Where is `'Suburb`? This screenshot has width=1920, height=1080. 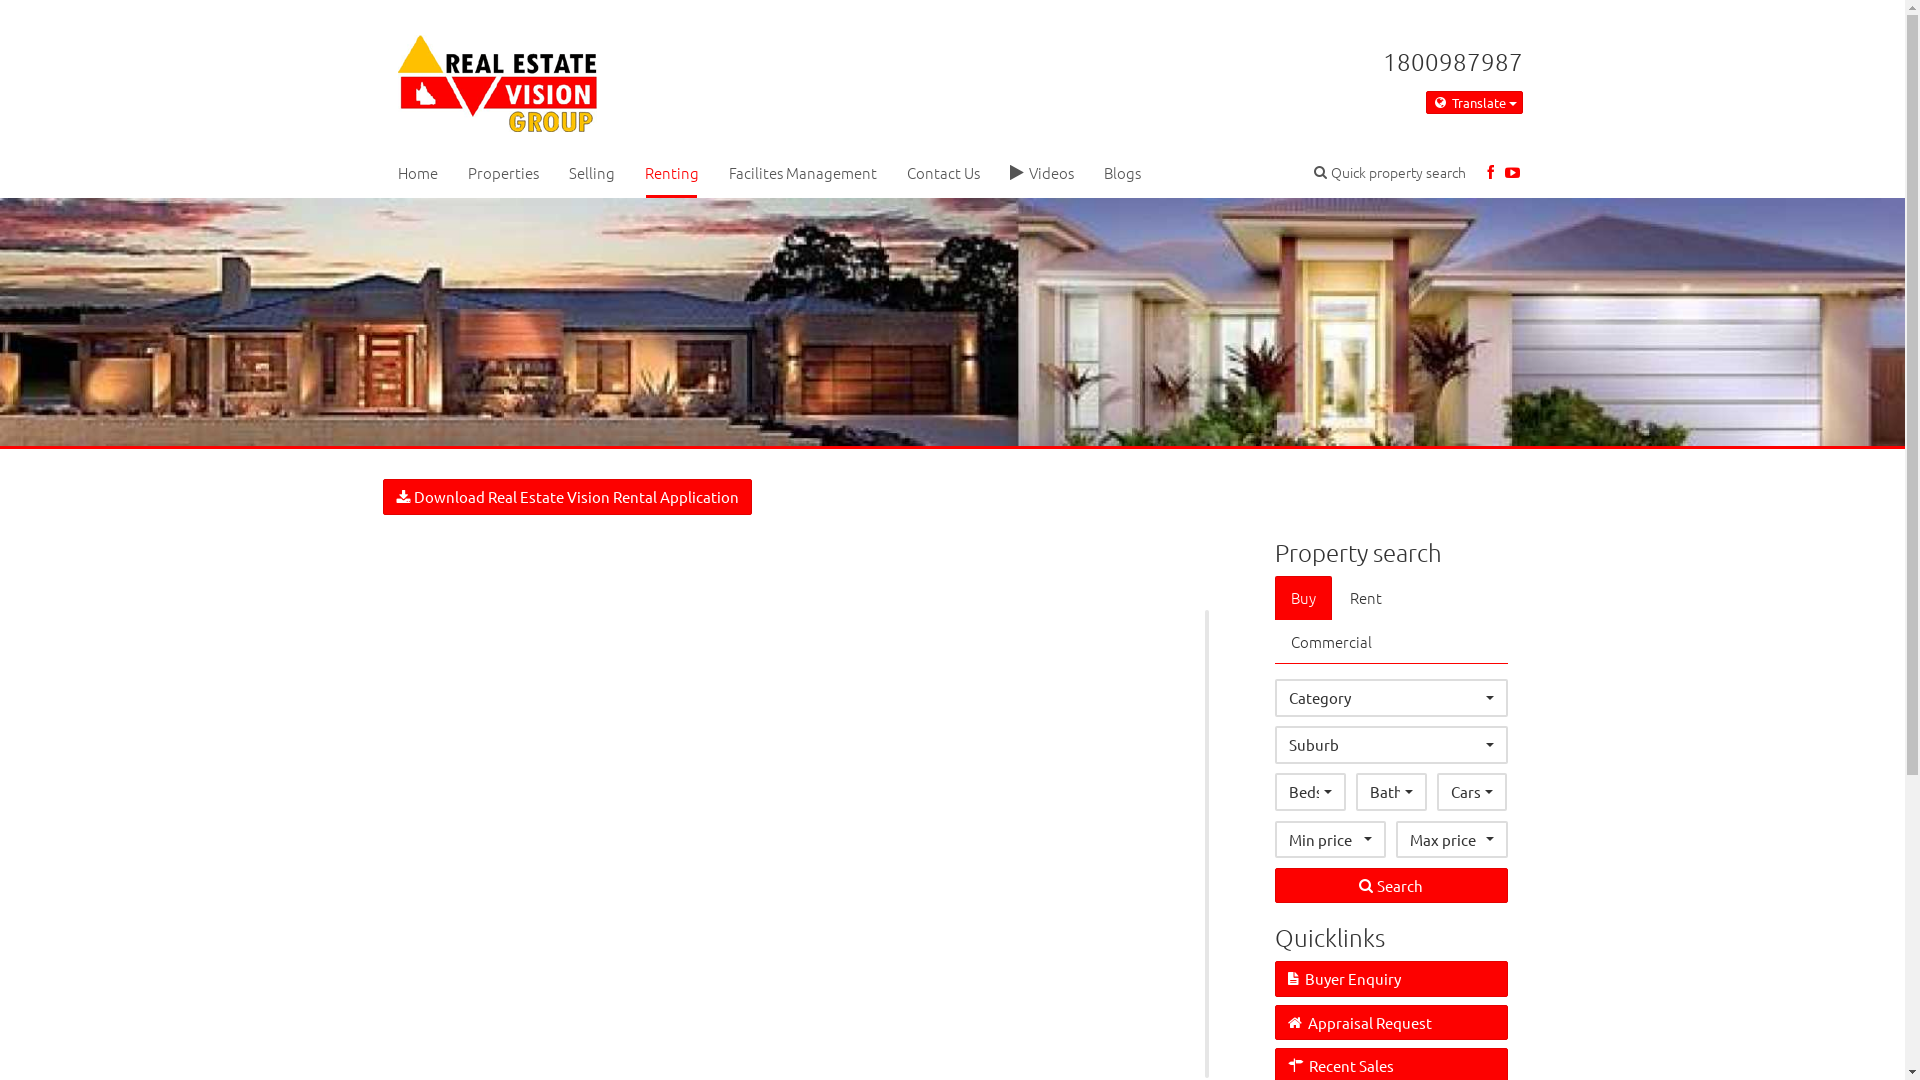 'Suburb is located at coordinates (1390, 744).